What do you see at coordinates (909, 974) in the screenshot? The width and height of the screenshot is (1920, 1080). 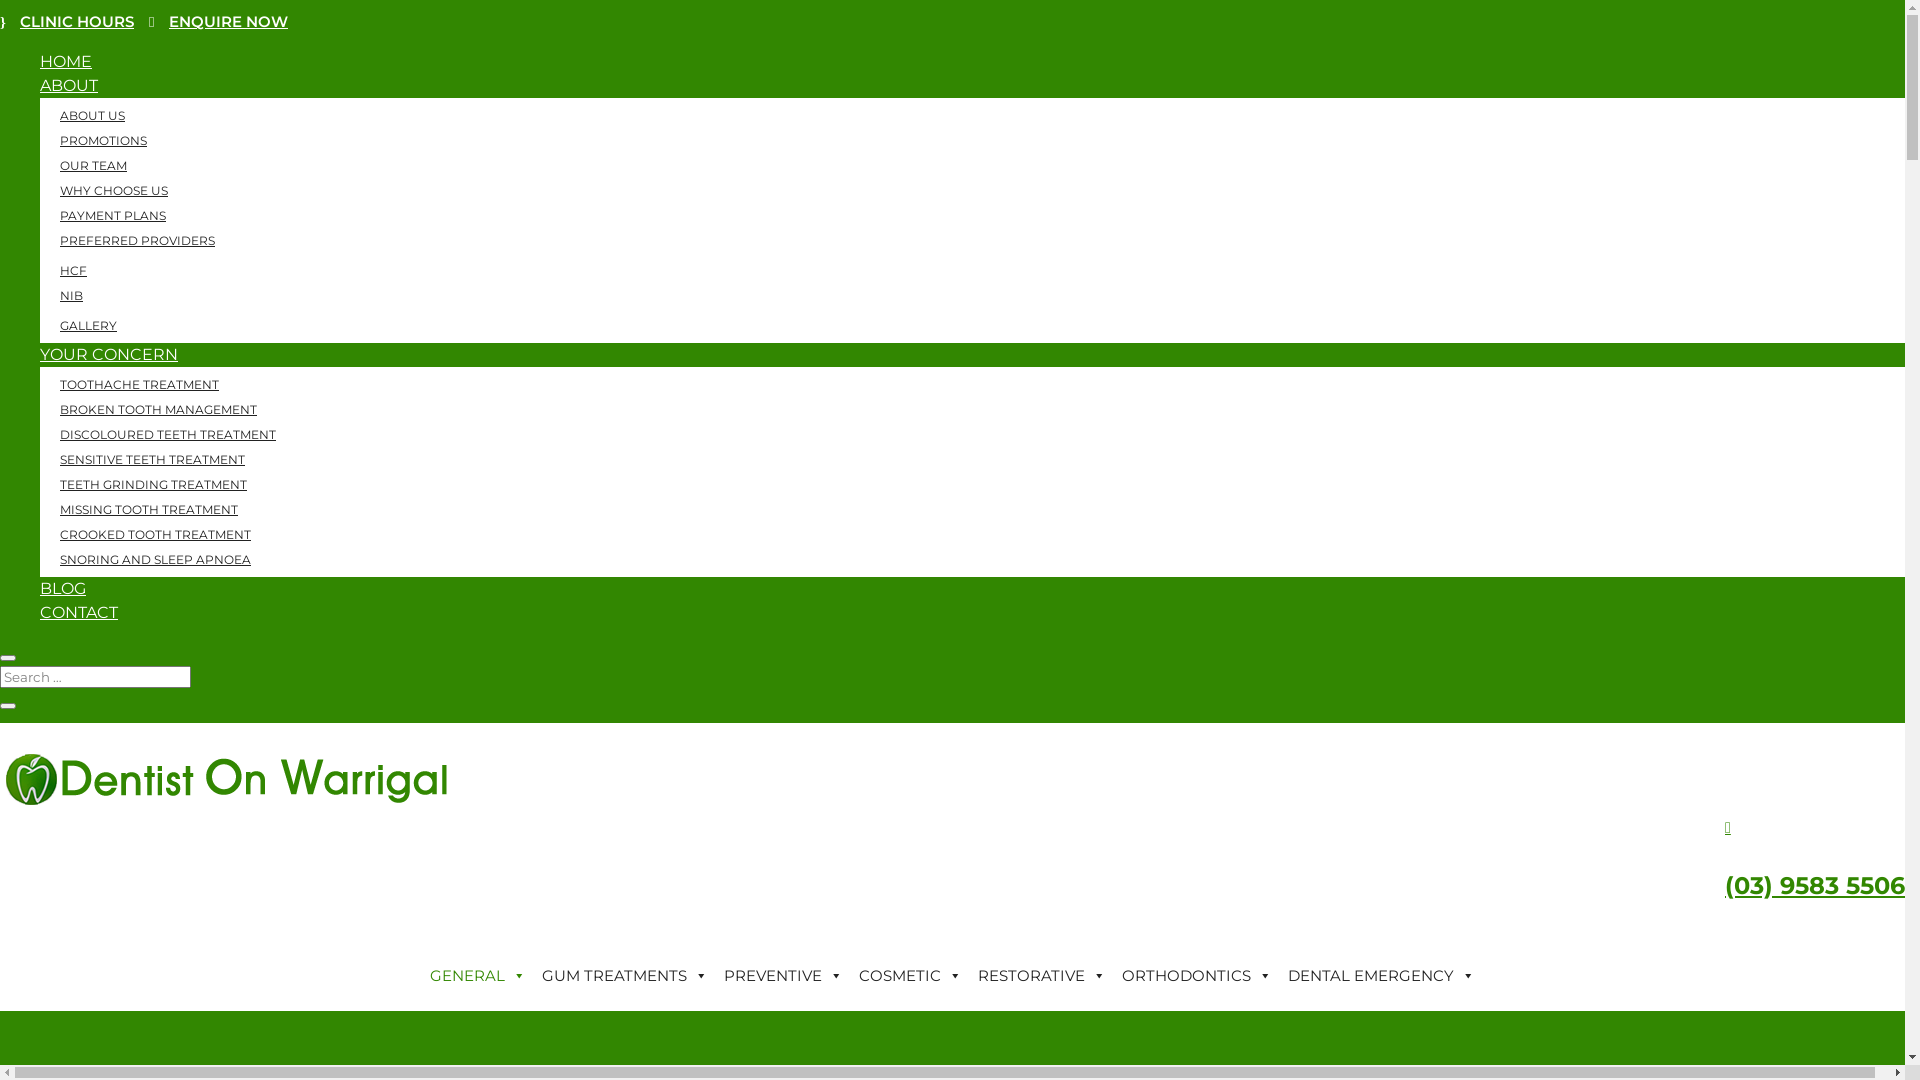 I see `'COSMETIC'` at bounding box center [909, 974].